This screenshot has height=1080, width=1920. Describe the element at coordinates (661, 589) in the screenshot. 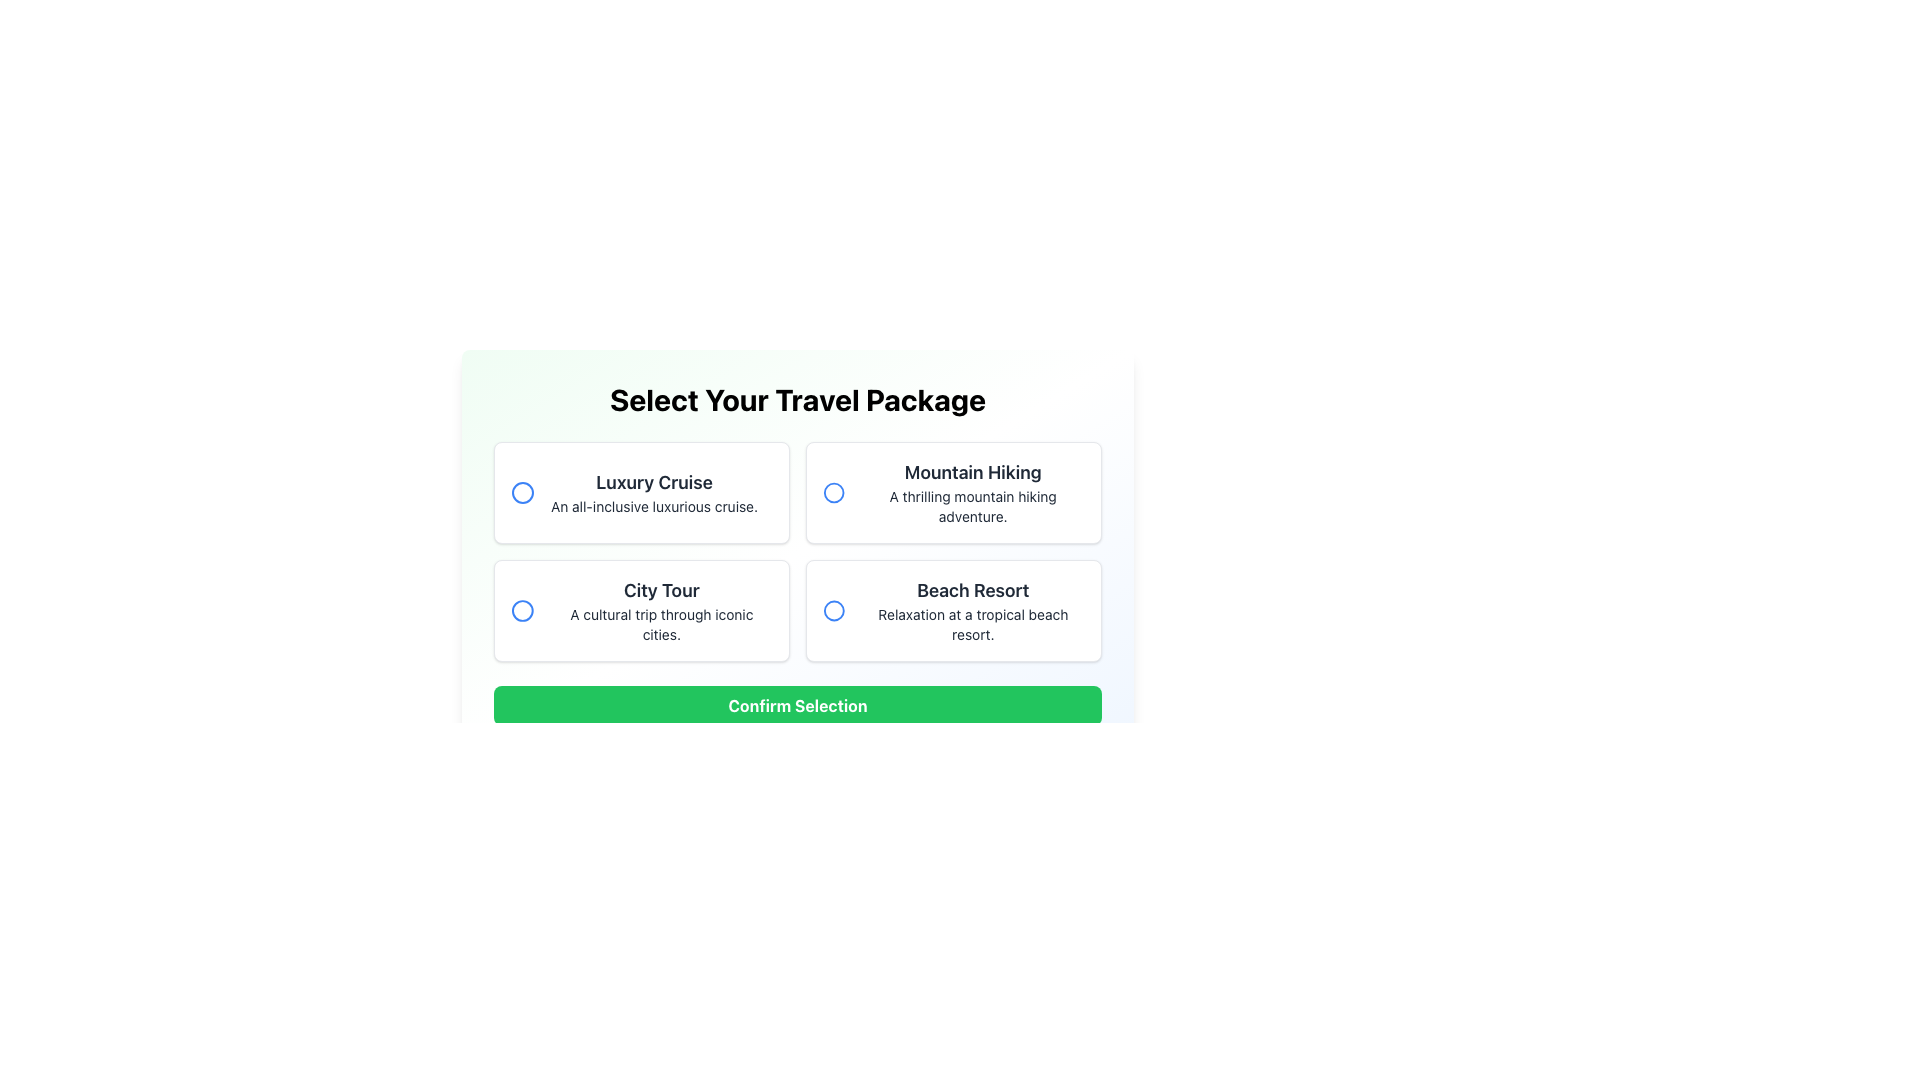

I see `text label 'City Tour', which is styled in bold and significantly larger than surrounding text, located in the travel package selection interface above 'Beach Resort' and below 'Luxury Cruise'` at that location.